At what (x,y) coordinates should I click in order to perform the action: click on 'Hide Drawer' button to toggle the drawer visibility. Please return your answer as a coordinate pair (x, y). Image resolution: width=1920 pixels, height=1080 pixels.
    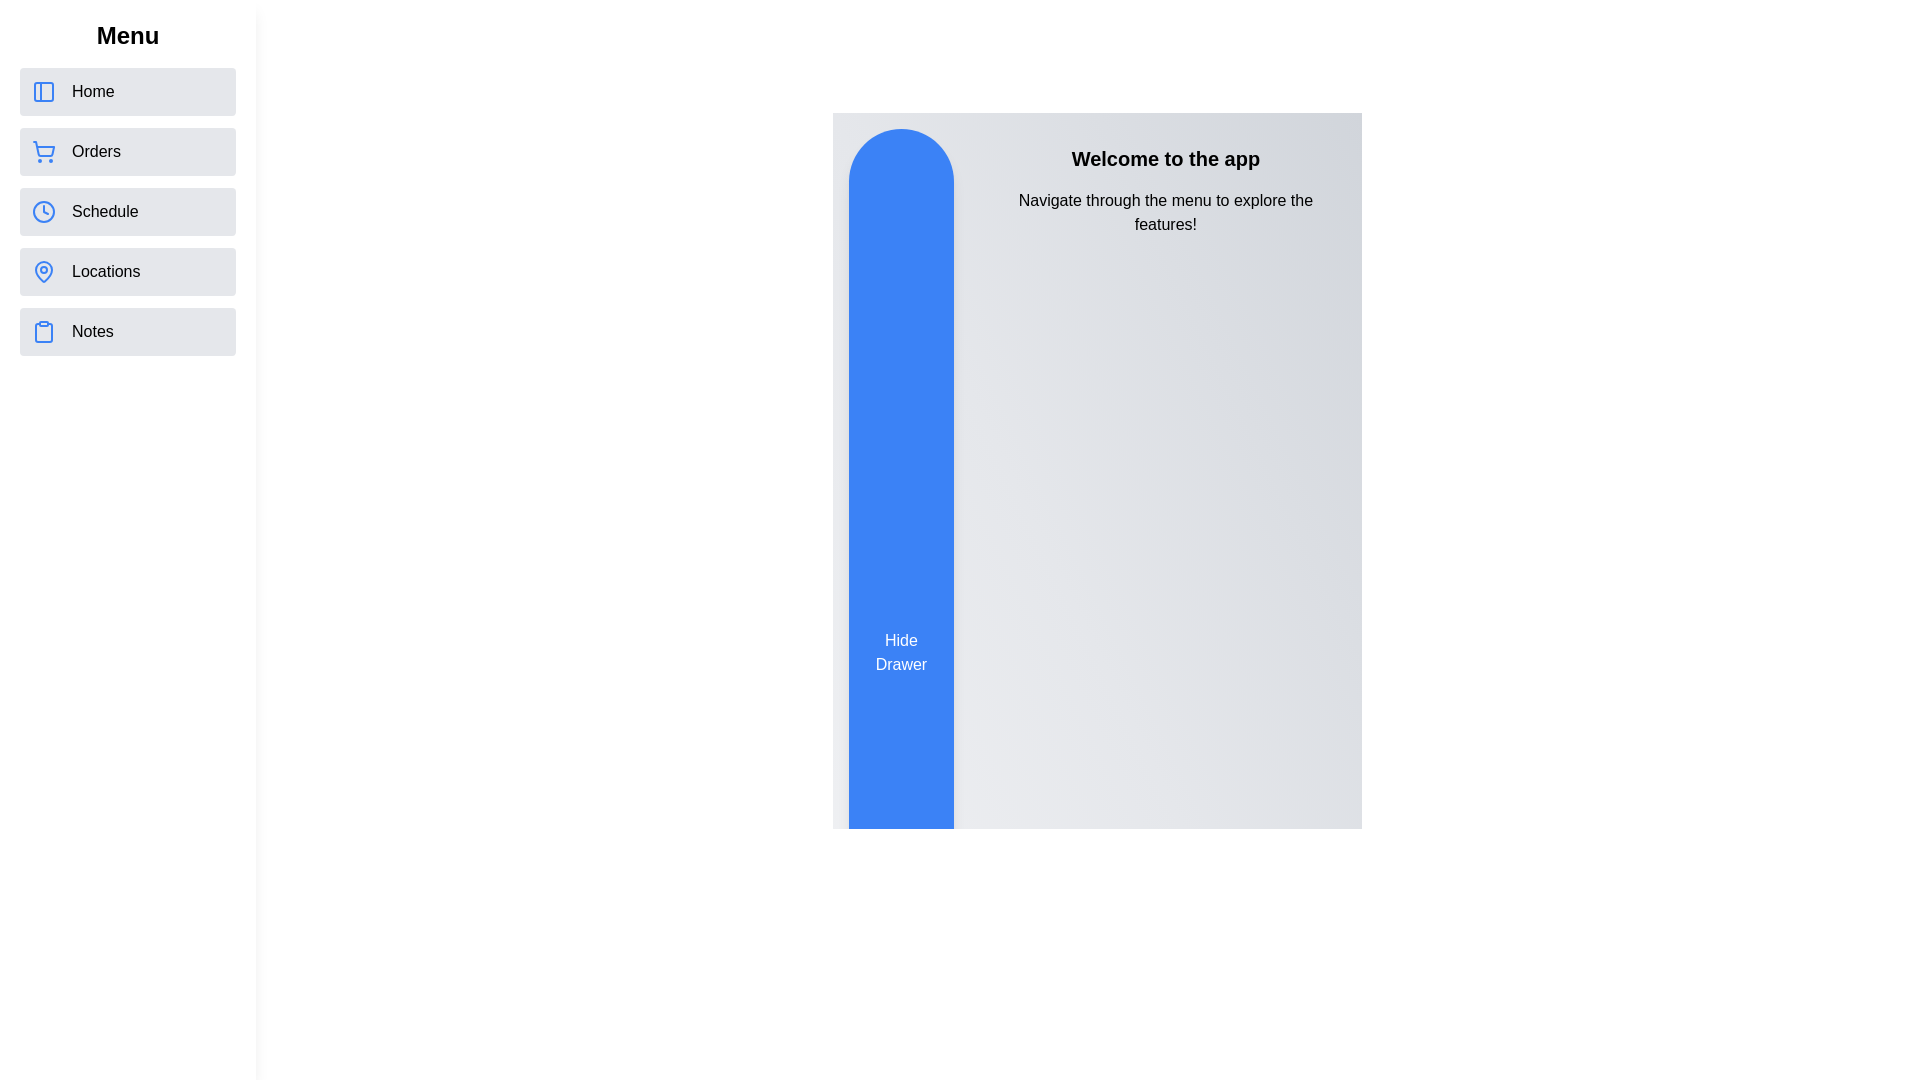
    Looking at the image, I should click on (900, 652).